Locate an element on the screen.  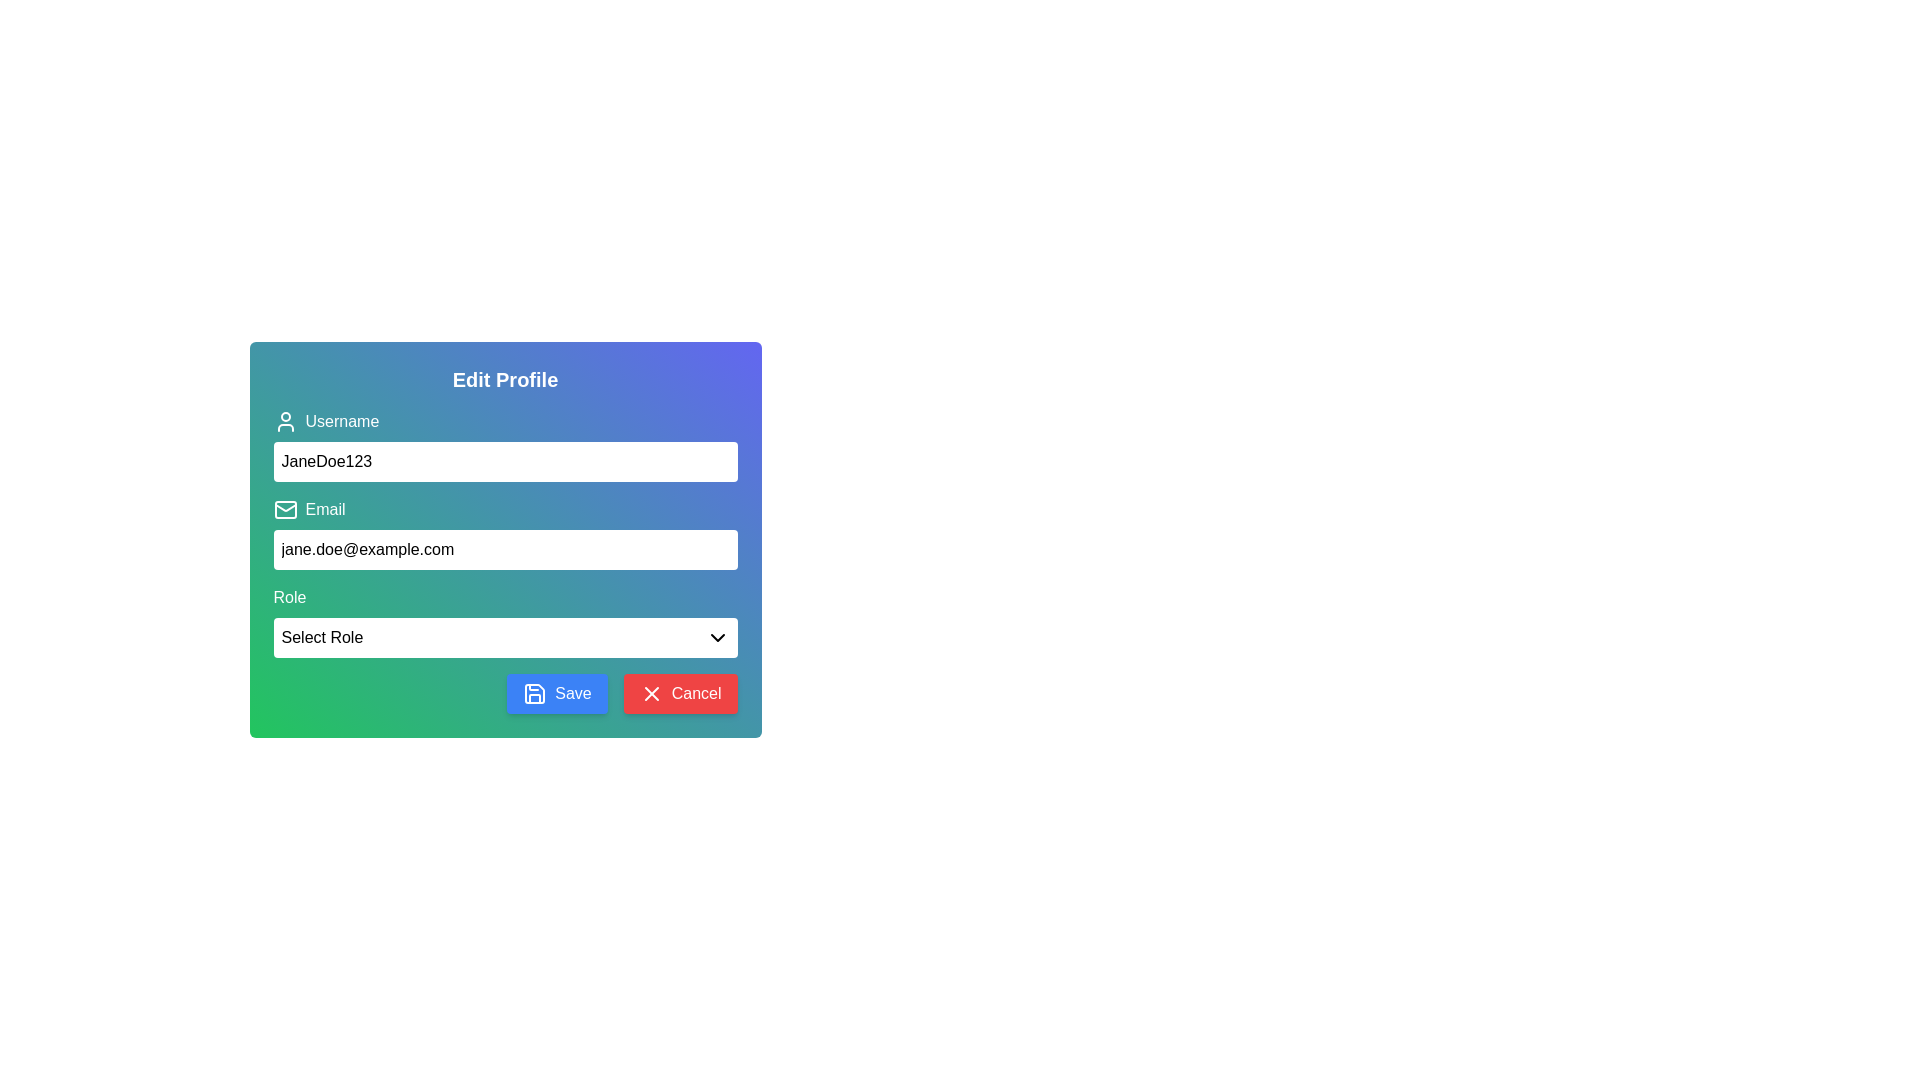
the static text label 'Edit Profile' located at the top of the form, which is styled prominently with a larger font size and bold text is located at coordinates (505, 380).